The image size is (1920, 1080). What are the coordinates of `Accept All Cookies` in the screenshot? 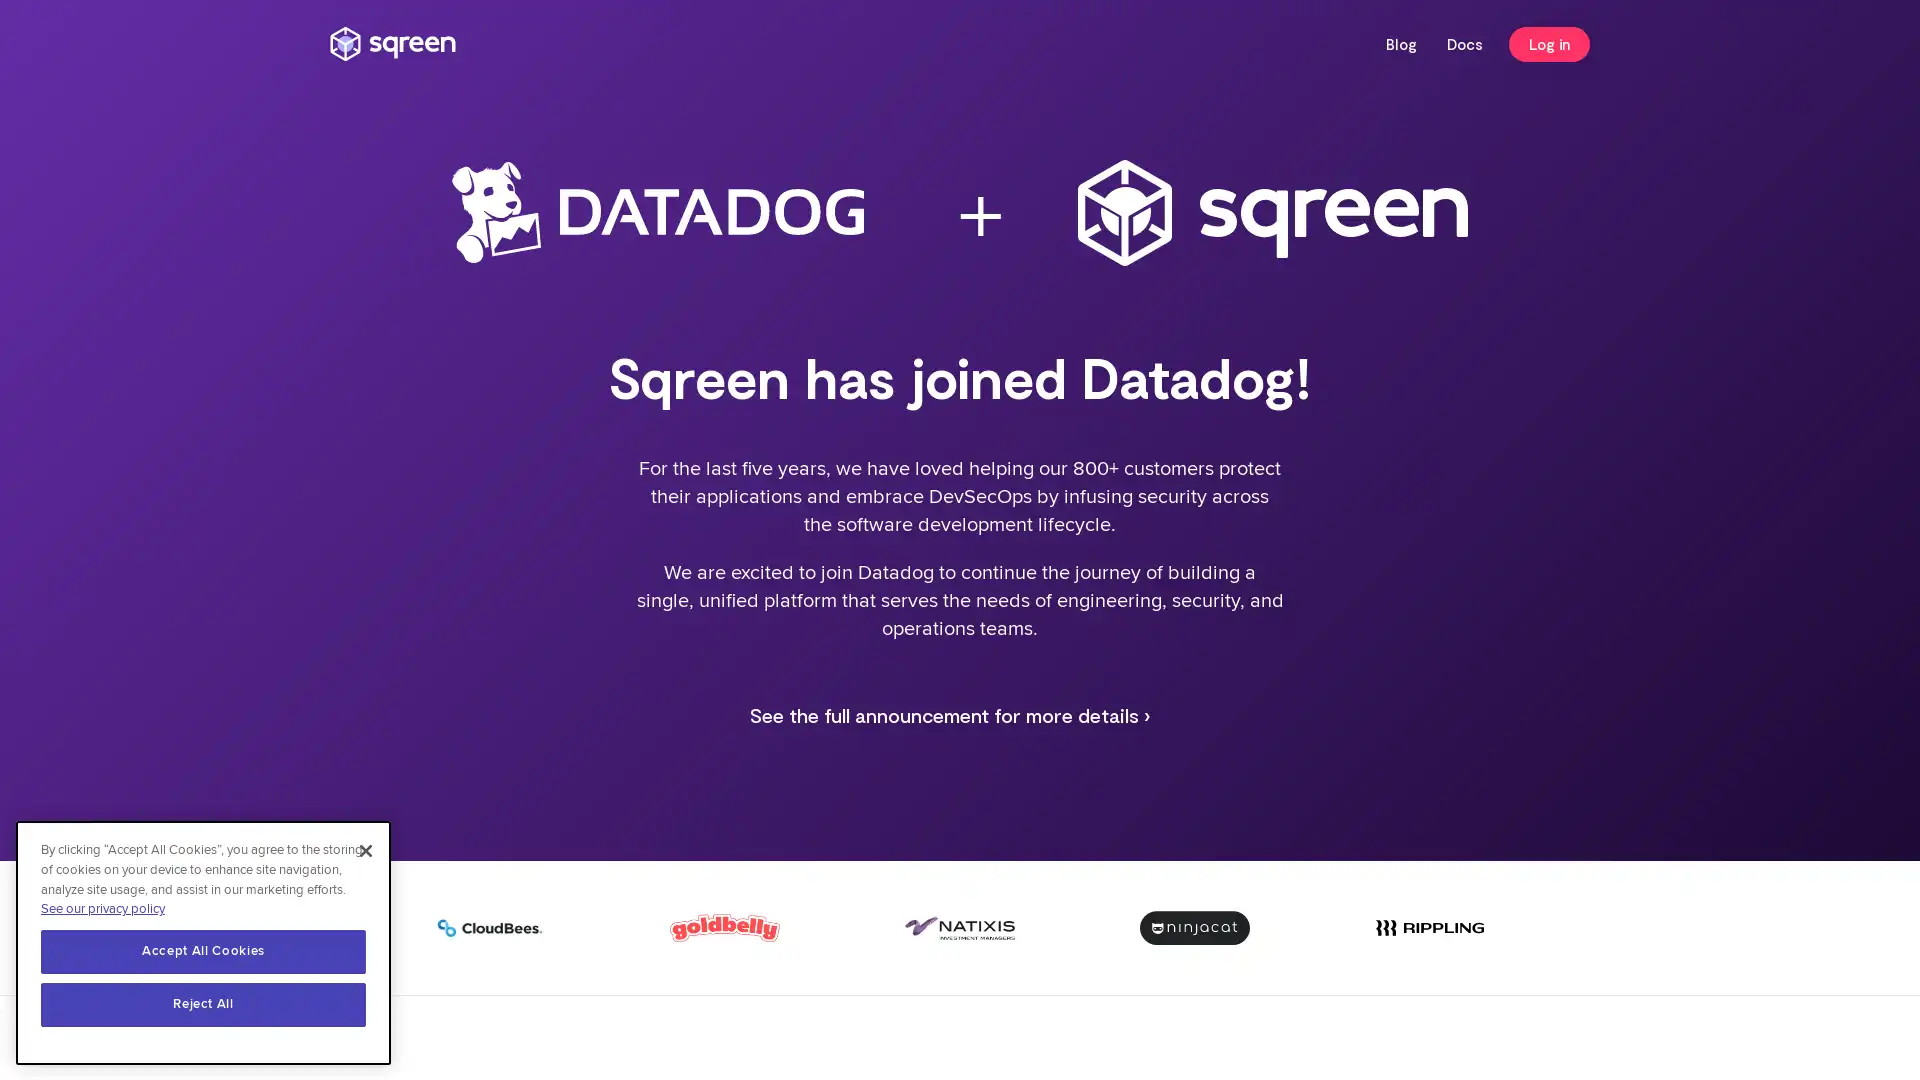 It's located at (203, 951).